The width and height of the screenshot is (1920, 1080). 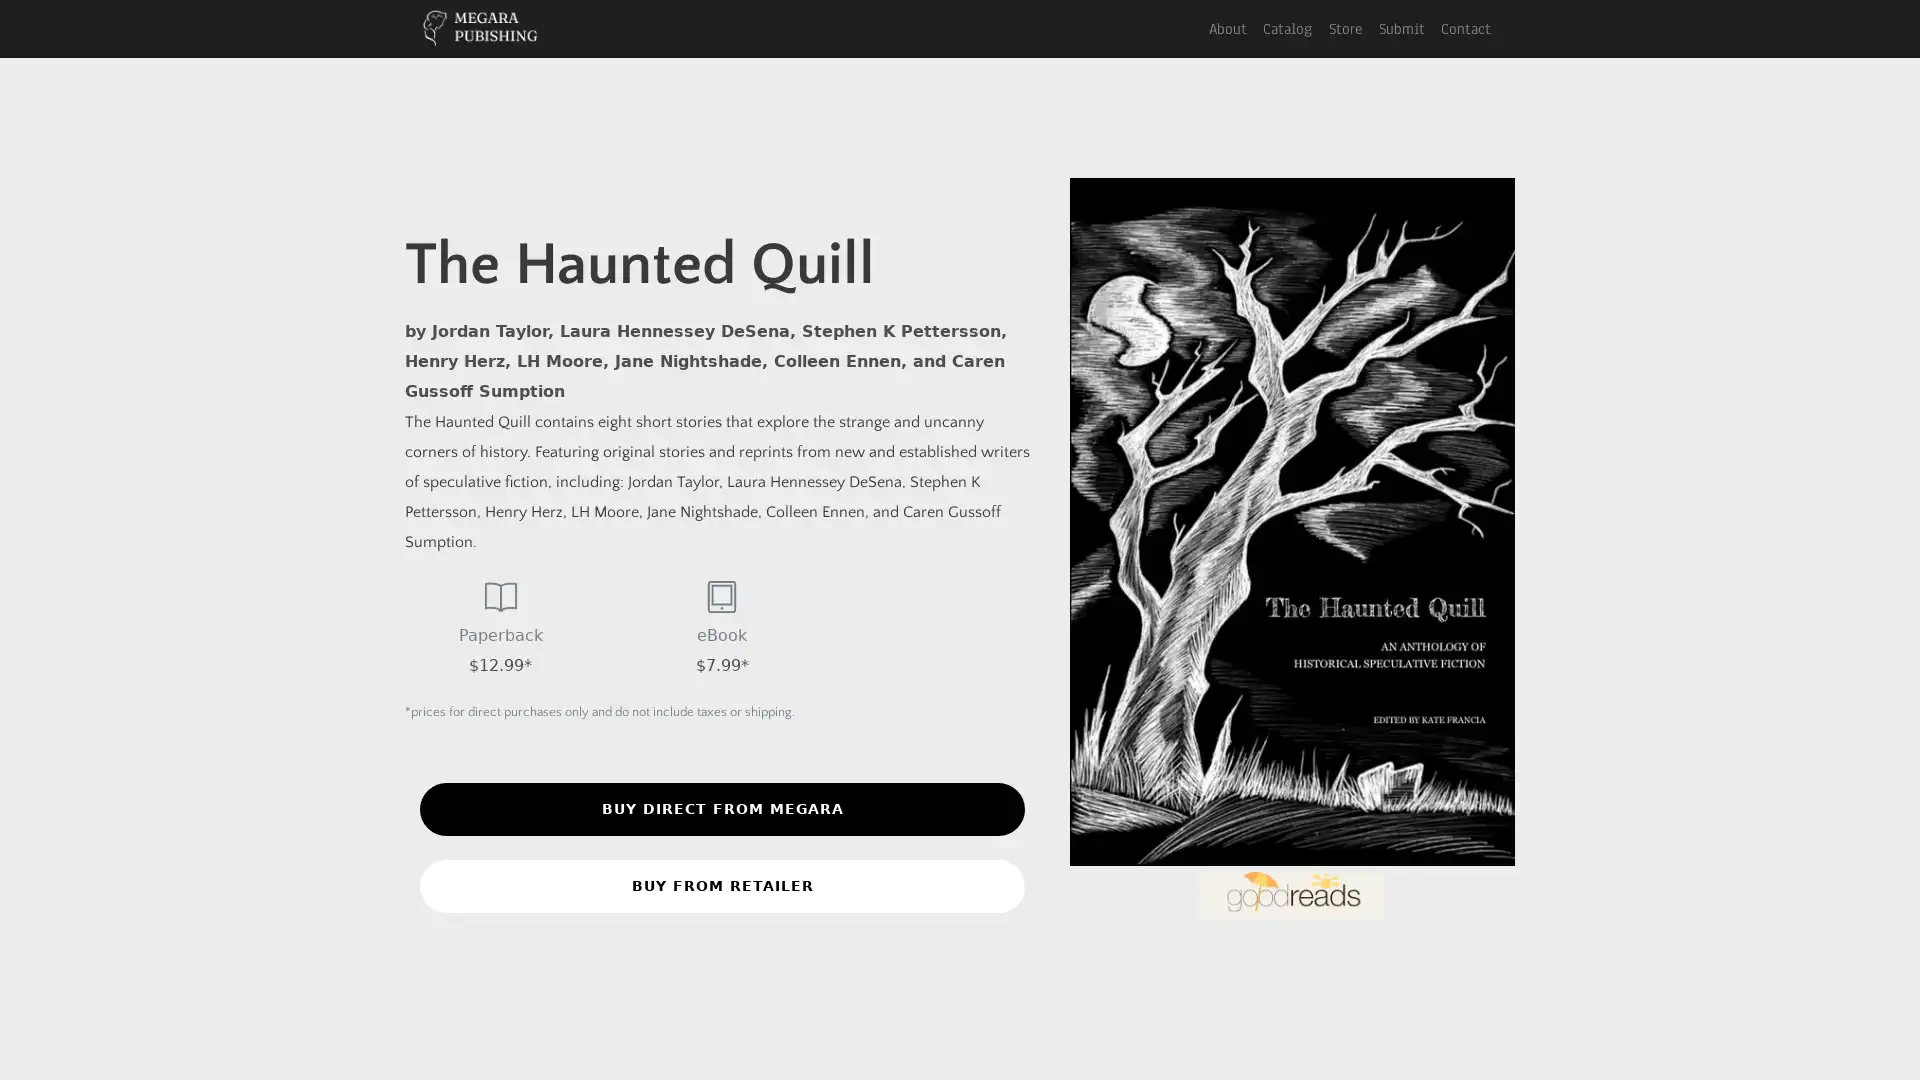 I want to click on BUY DIRECT FROM MEGARA, so click(x=721, y=808).